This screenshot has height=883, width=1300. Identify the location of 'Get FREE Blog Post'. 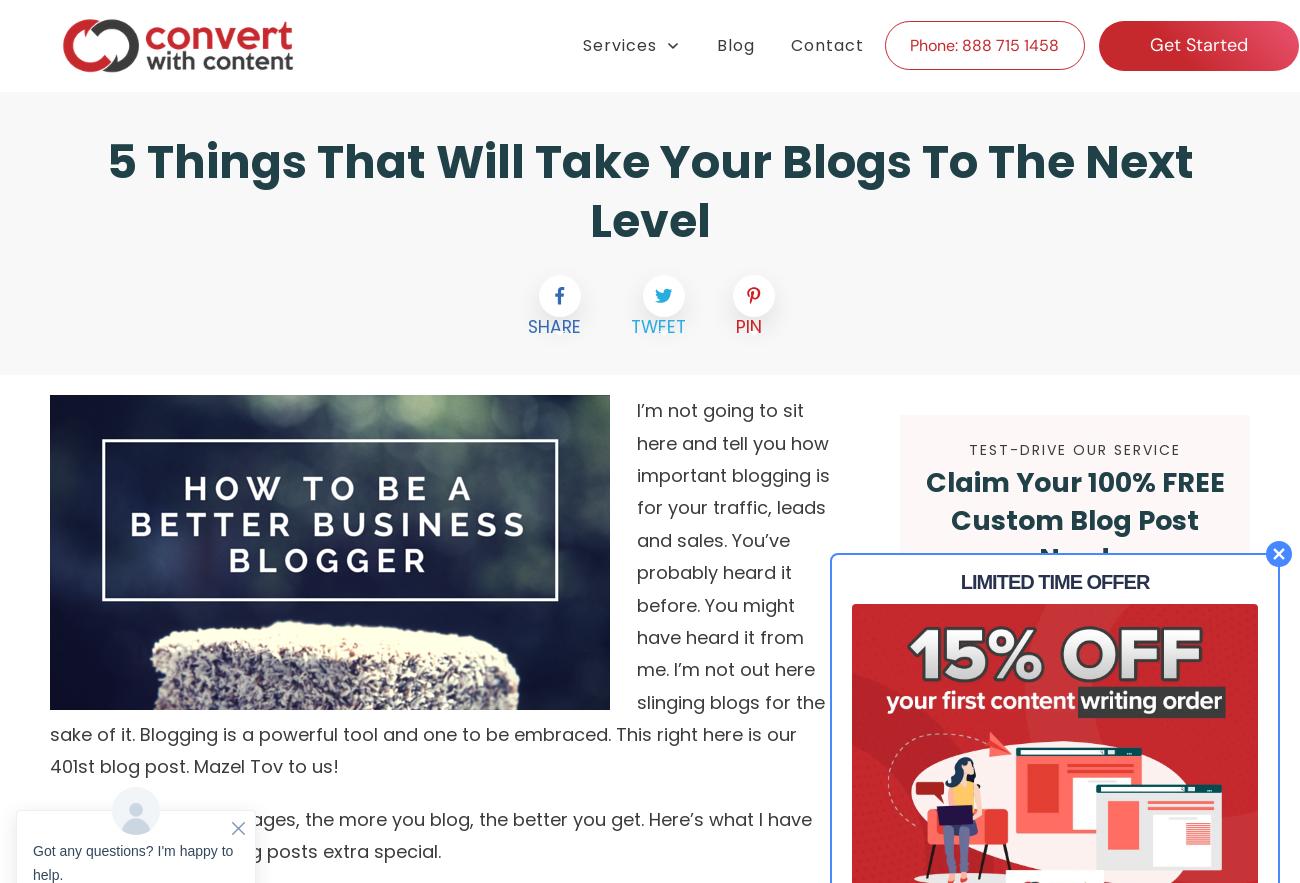
(1074, 624).